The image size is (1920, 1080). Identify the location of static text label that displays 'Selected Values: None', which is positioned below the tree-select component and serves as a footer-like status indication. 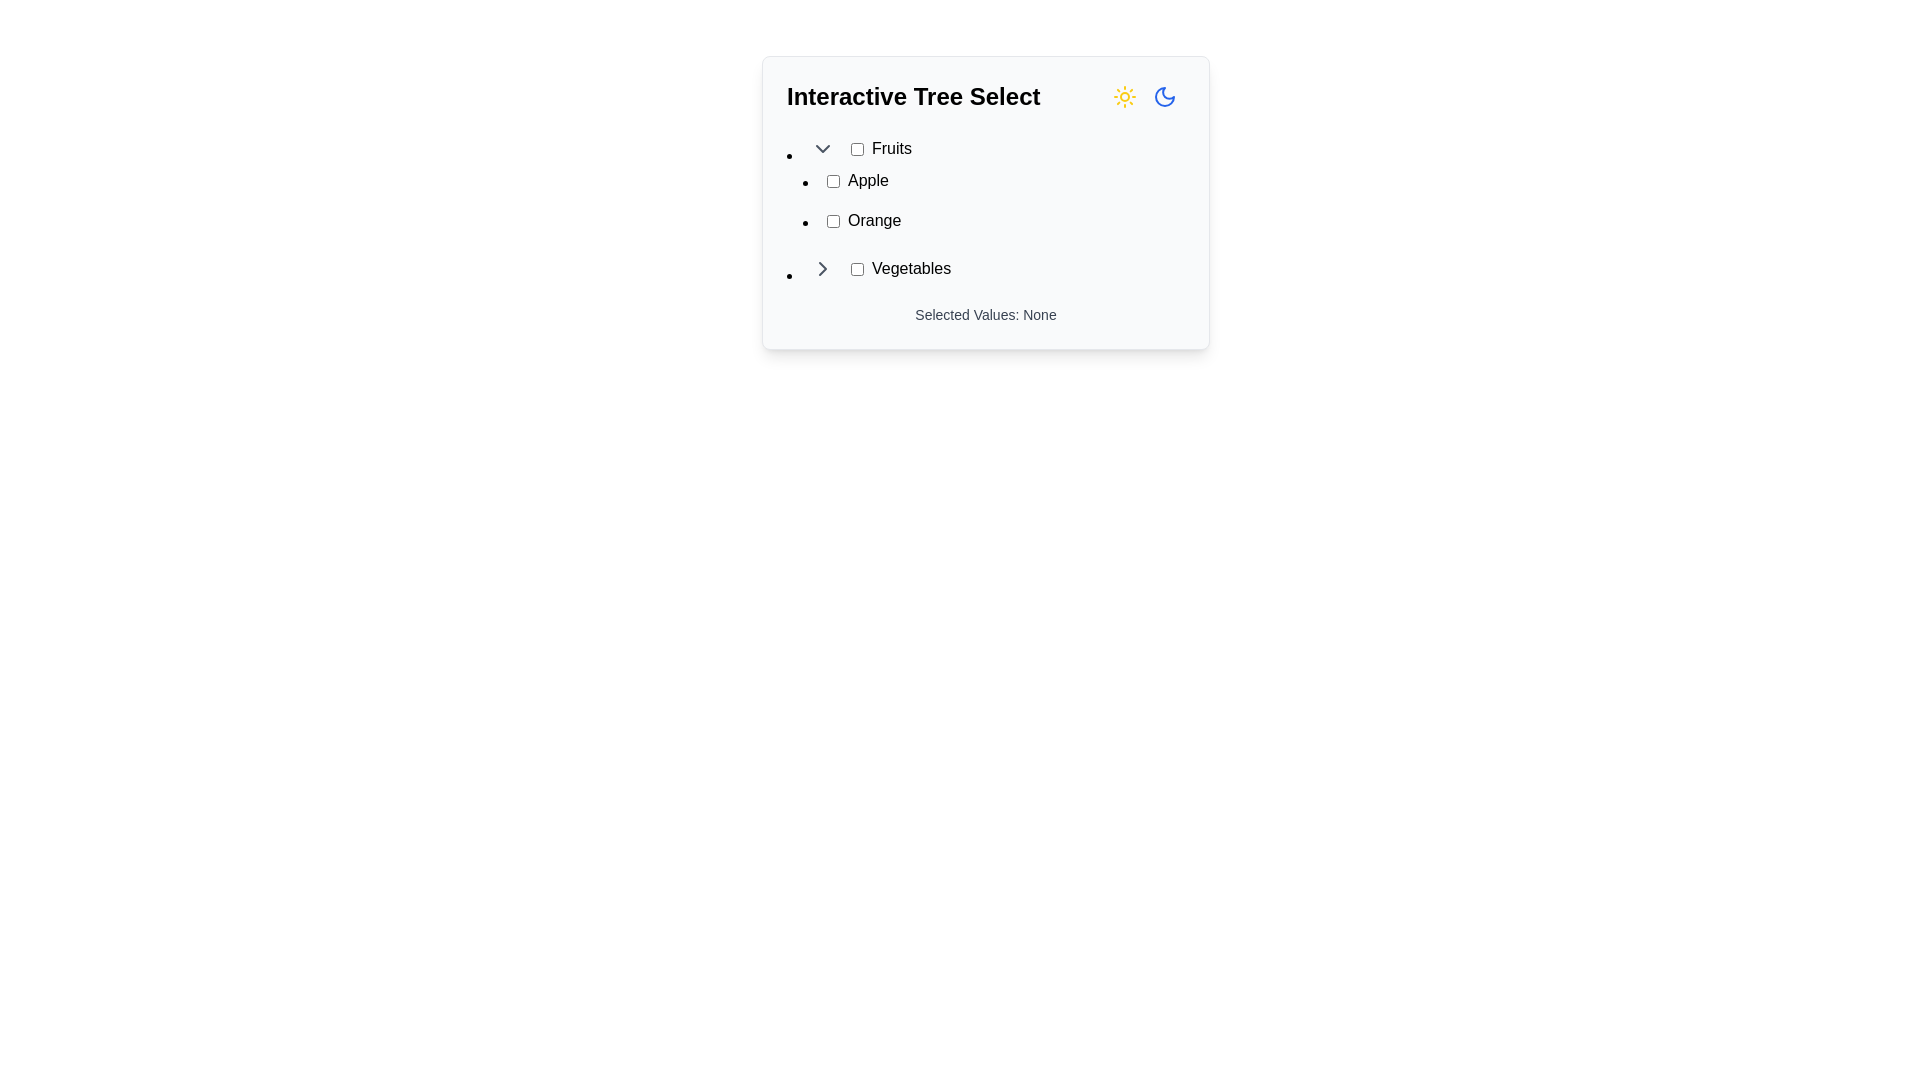
(985, 315).